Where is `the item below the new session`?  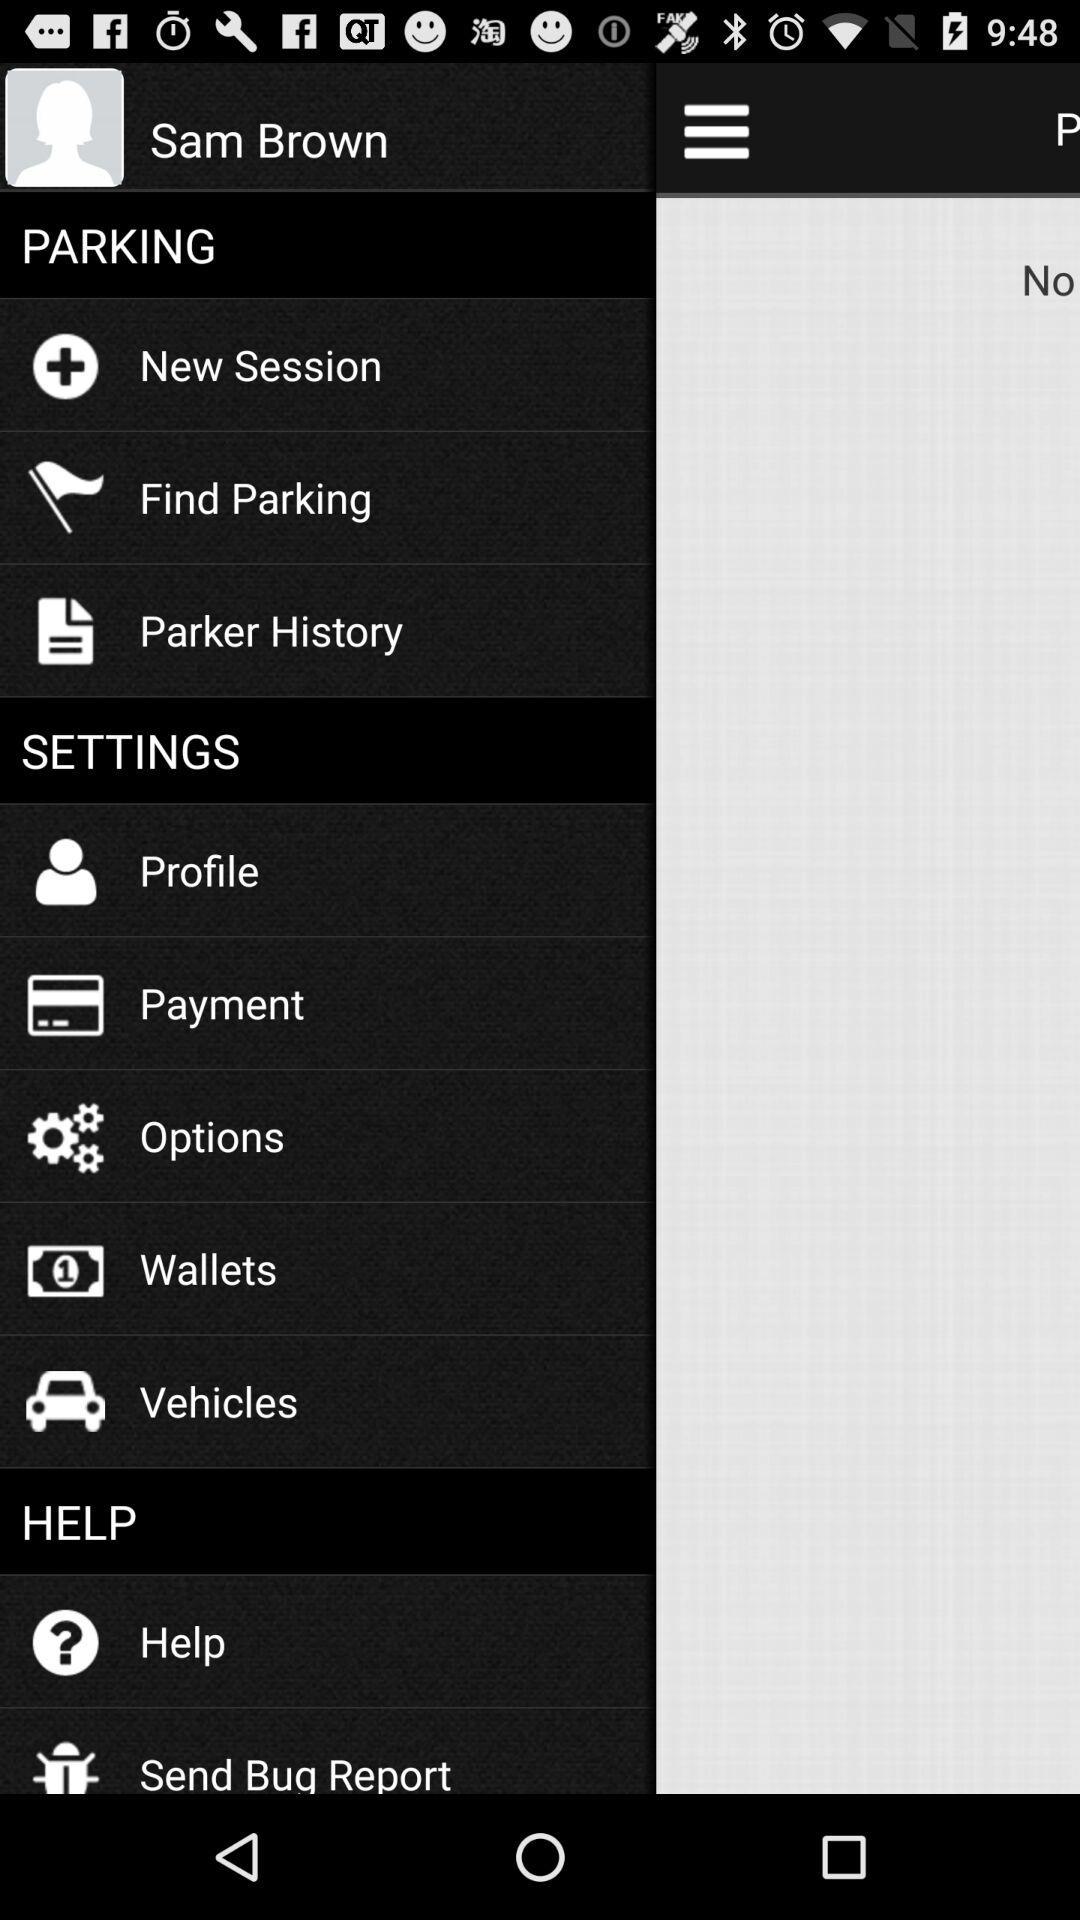
the item below the new session is located at coordinates (254, 497).